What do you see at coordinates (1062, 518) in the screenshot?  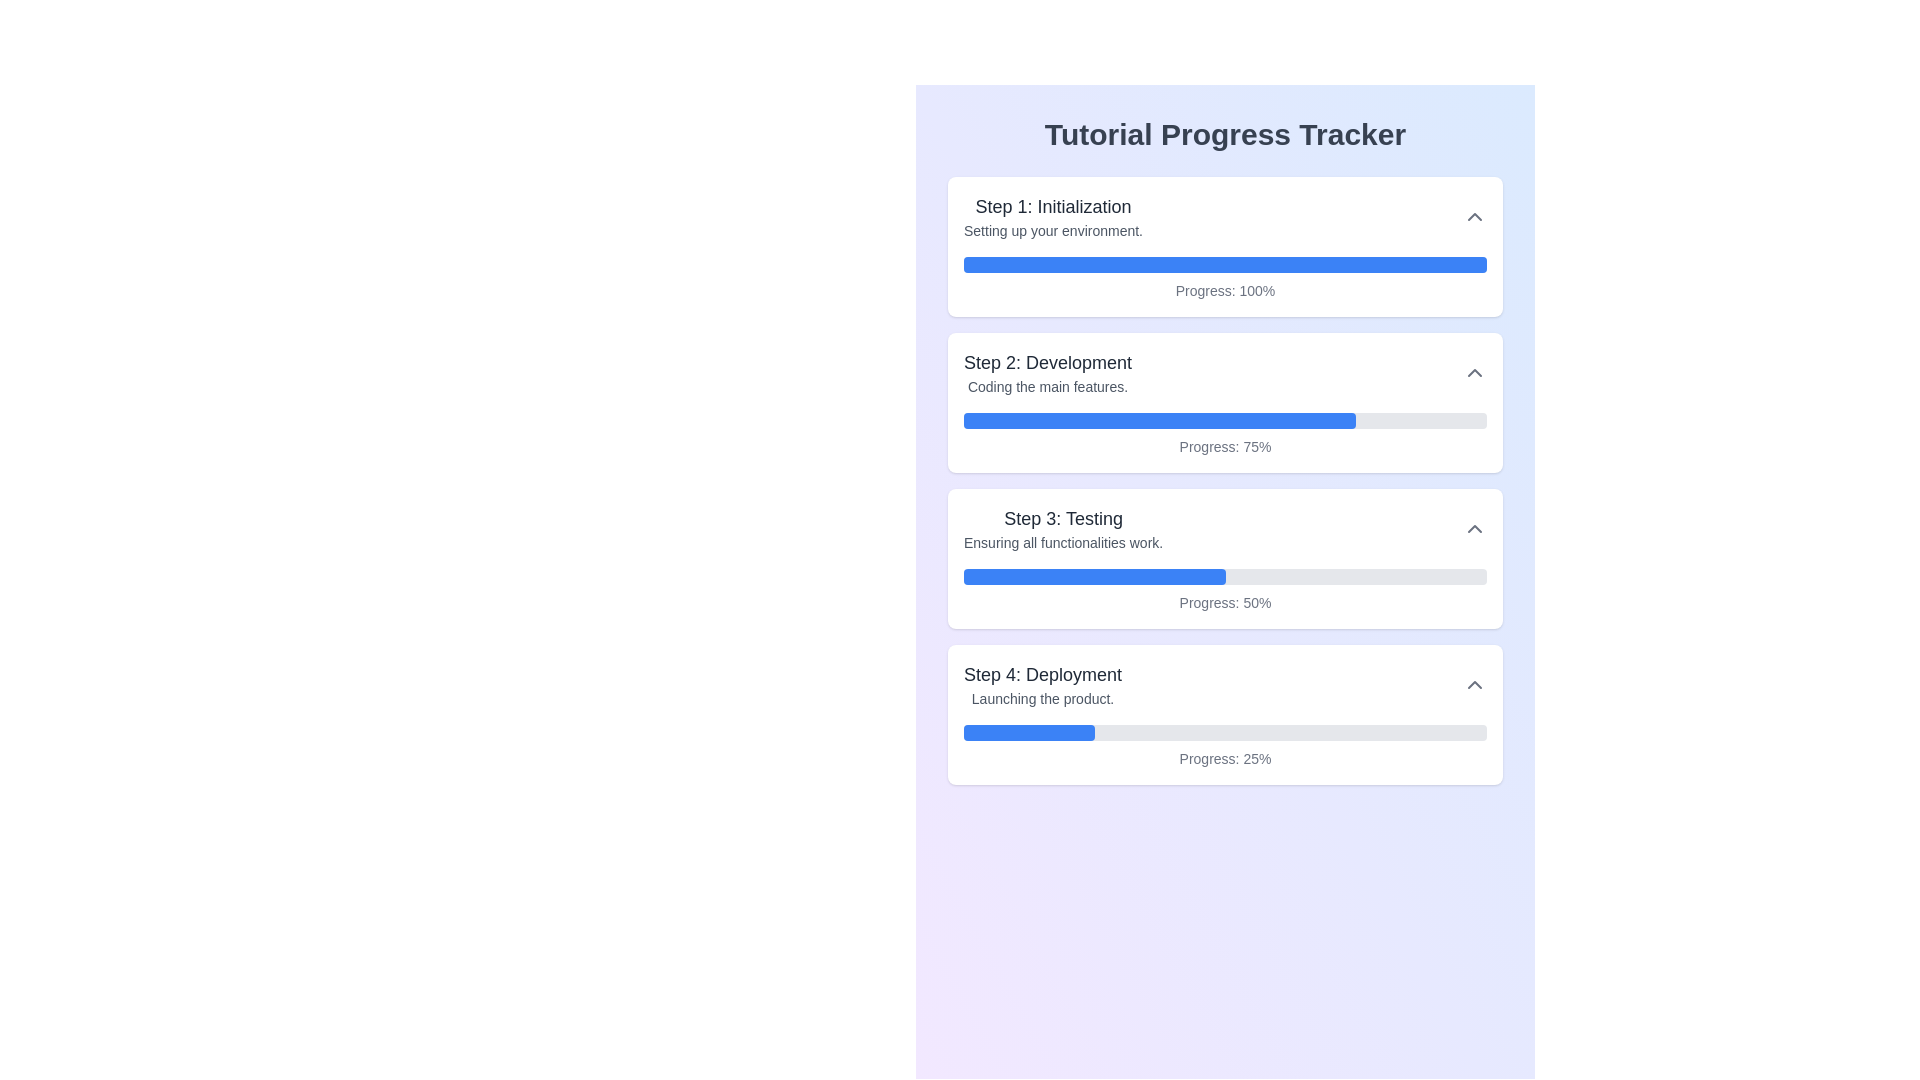 I see `contents of the text heading labeled 'Step 3: Testing', which is styled prominently in dark gray on a light background, located above the progress bar in the tutorial progress tracker` at bounding box center [1062, 518].